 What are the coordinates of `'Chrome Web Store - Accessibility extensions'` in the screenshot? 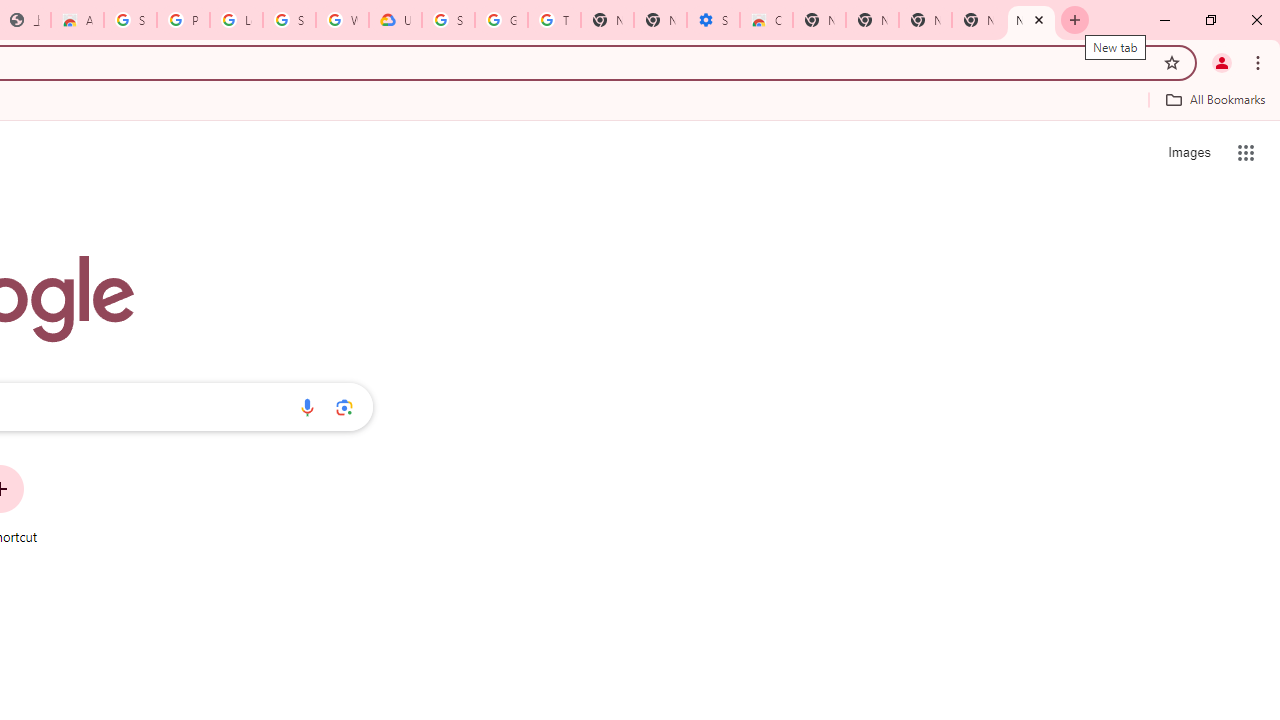 It's located at (765, 20).